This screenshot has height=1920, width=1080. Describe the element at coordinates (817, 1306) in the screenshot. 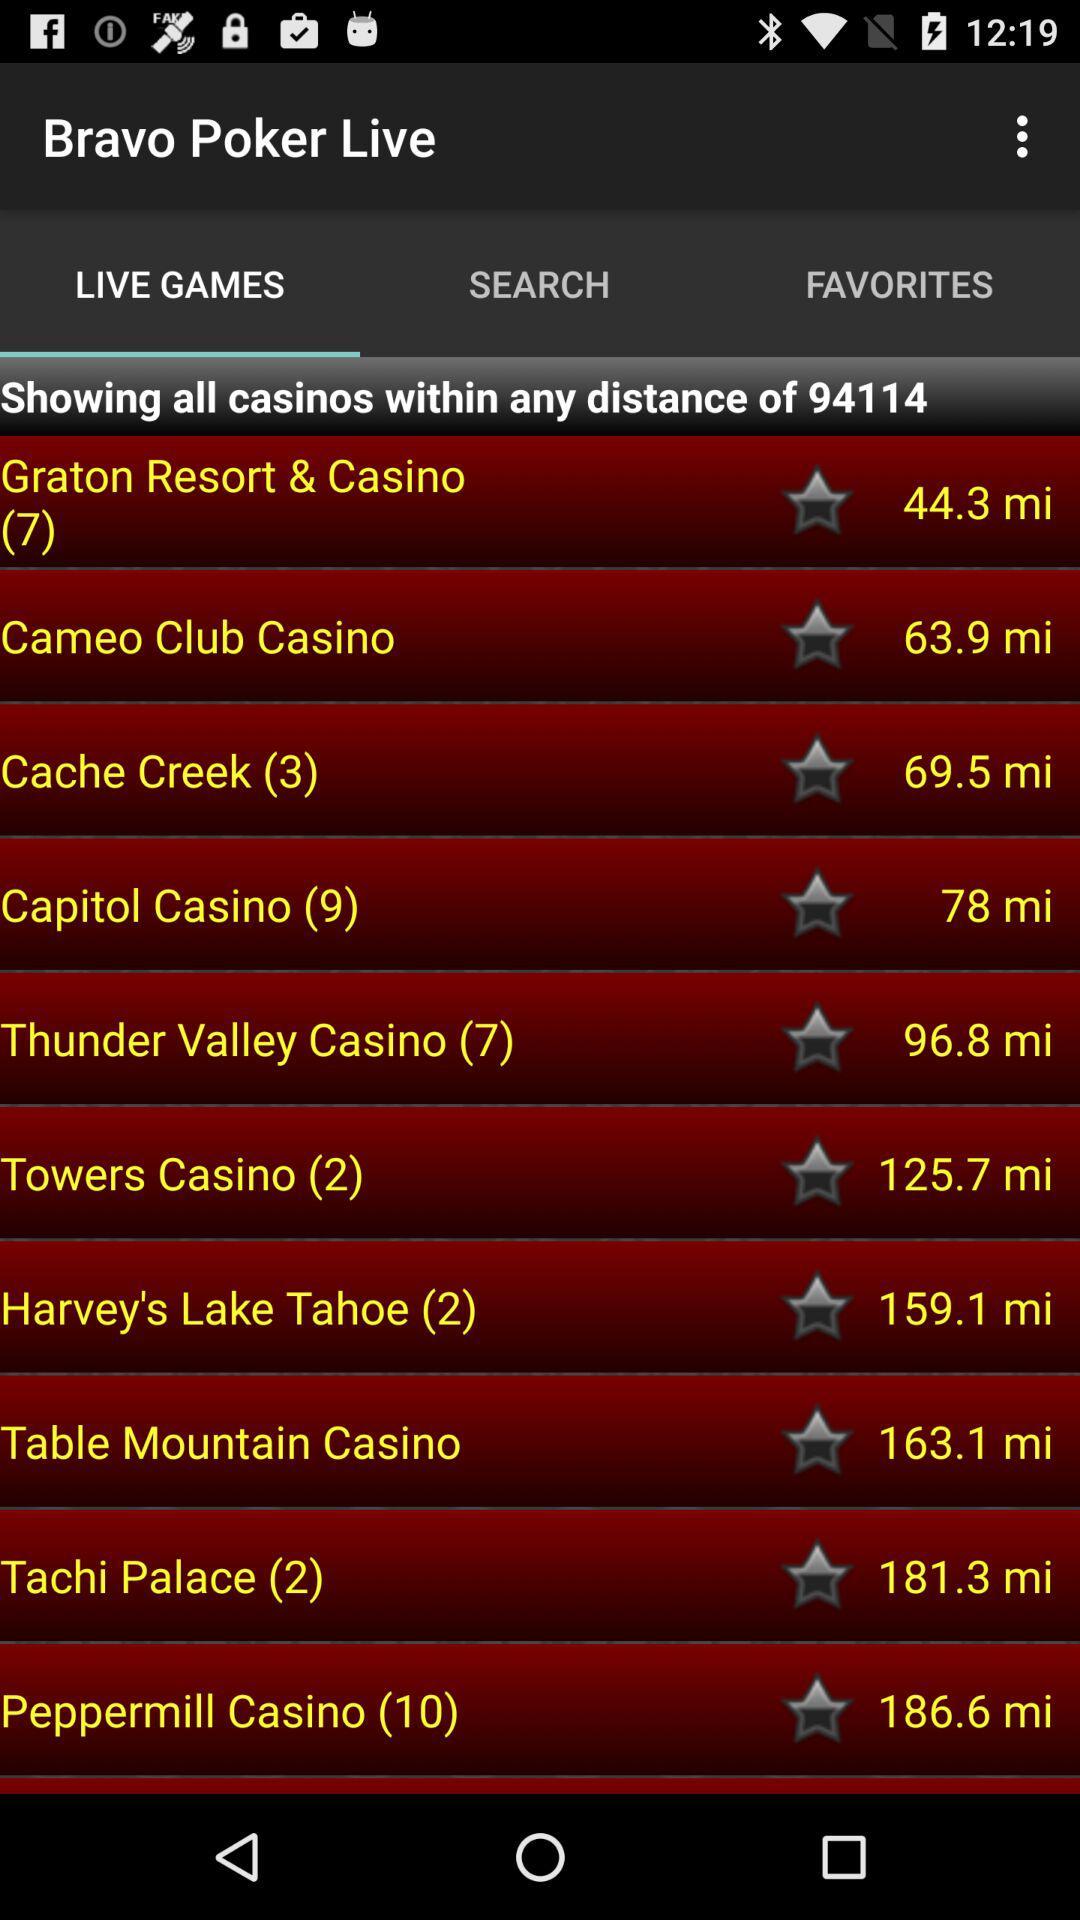

I see `as favotire` at that location.